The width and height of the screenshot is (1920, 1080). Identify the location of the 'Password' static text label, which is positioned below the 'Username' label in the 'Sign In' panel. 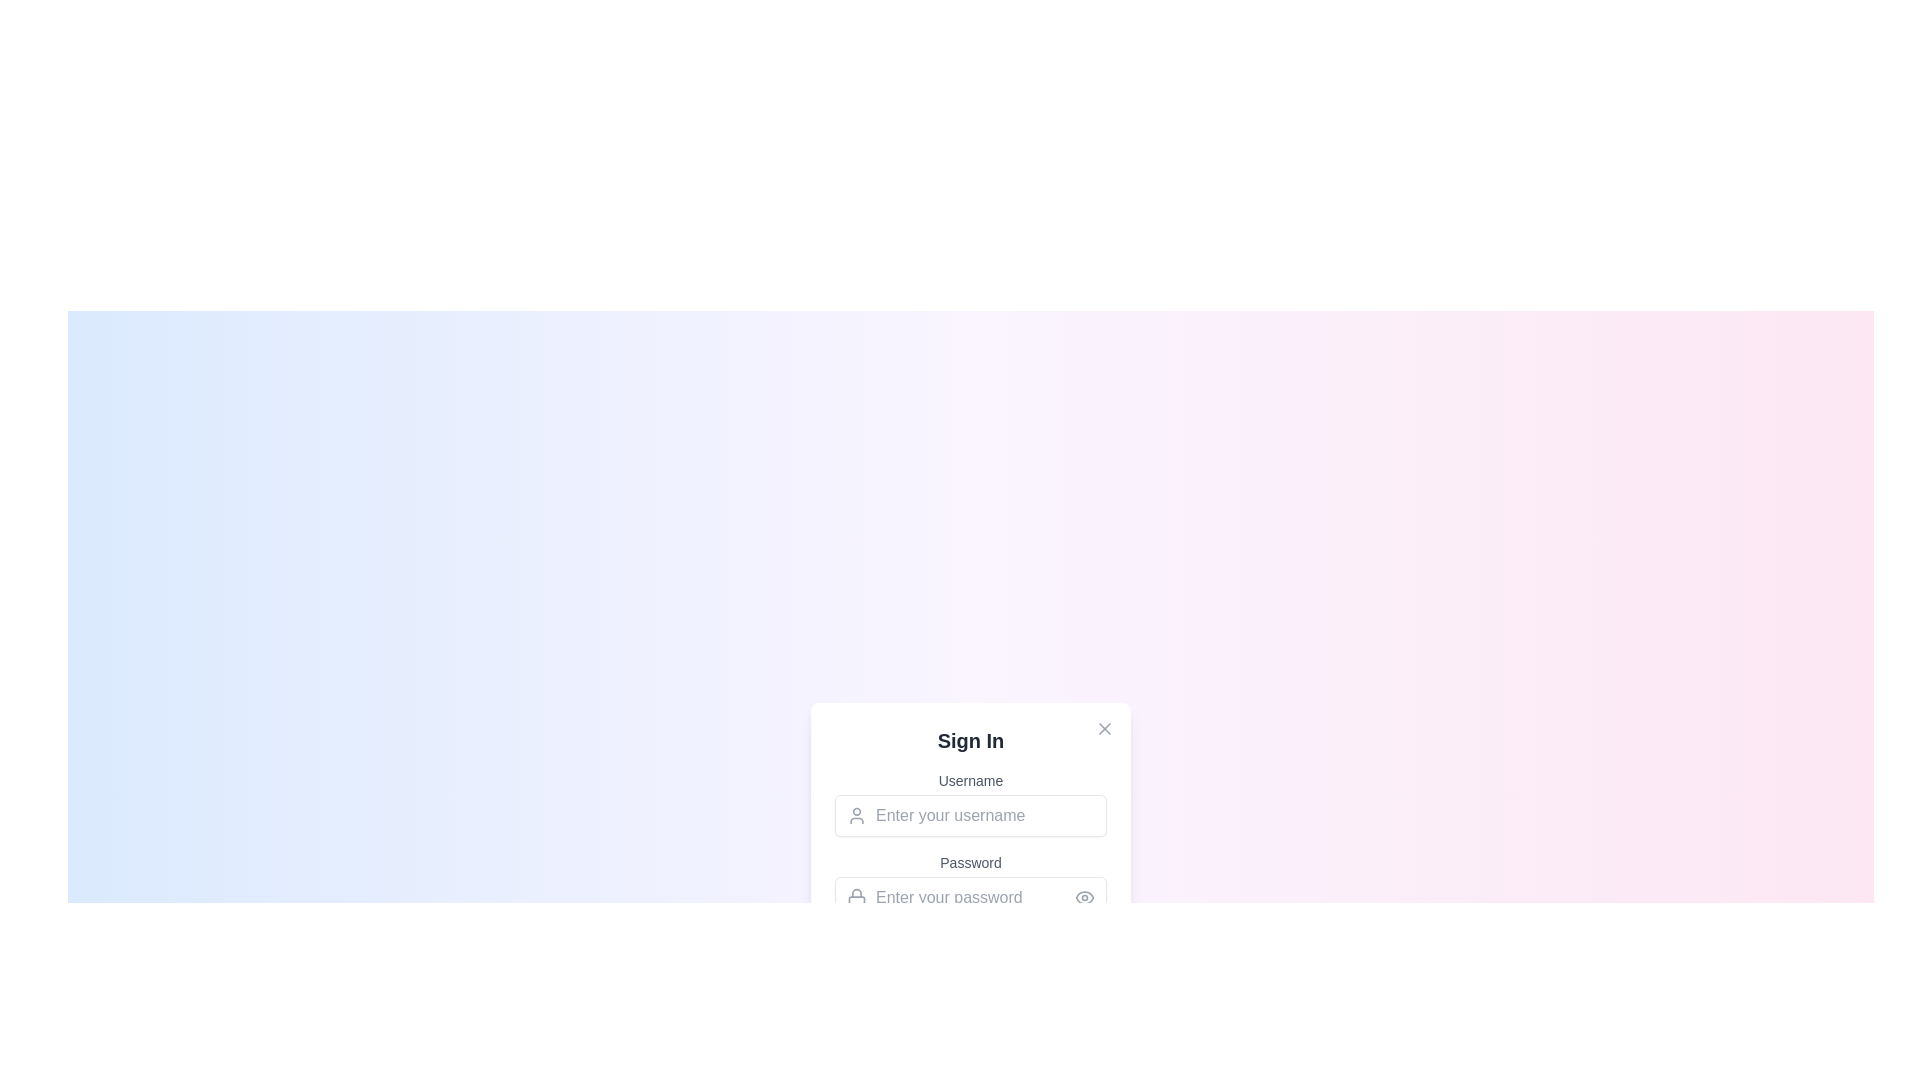
(970, 871).